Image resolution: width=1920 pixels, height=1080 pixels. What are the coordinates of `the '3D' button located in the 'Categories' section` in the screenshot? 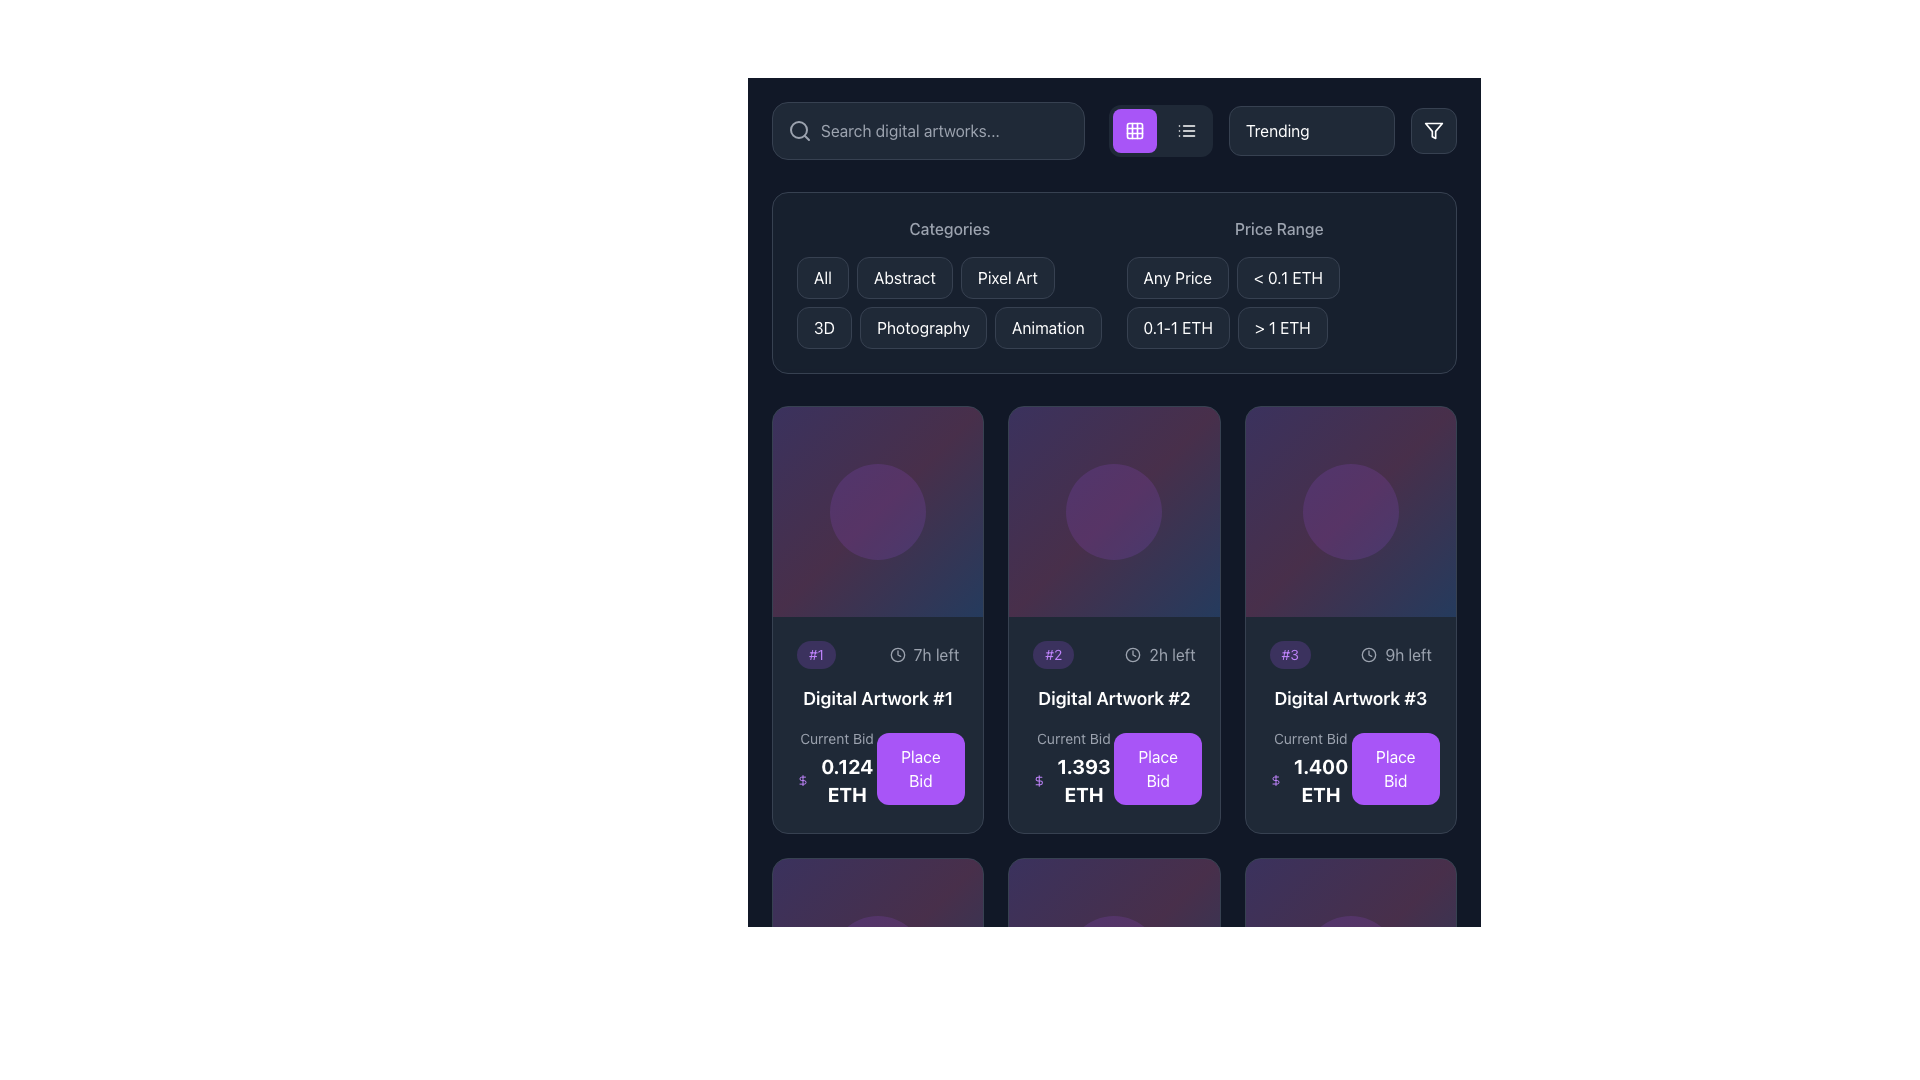 It's located at (824, 326).